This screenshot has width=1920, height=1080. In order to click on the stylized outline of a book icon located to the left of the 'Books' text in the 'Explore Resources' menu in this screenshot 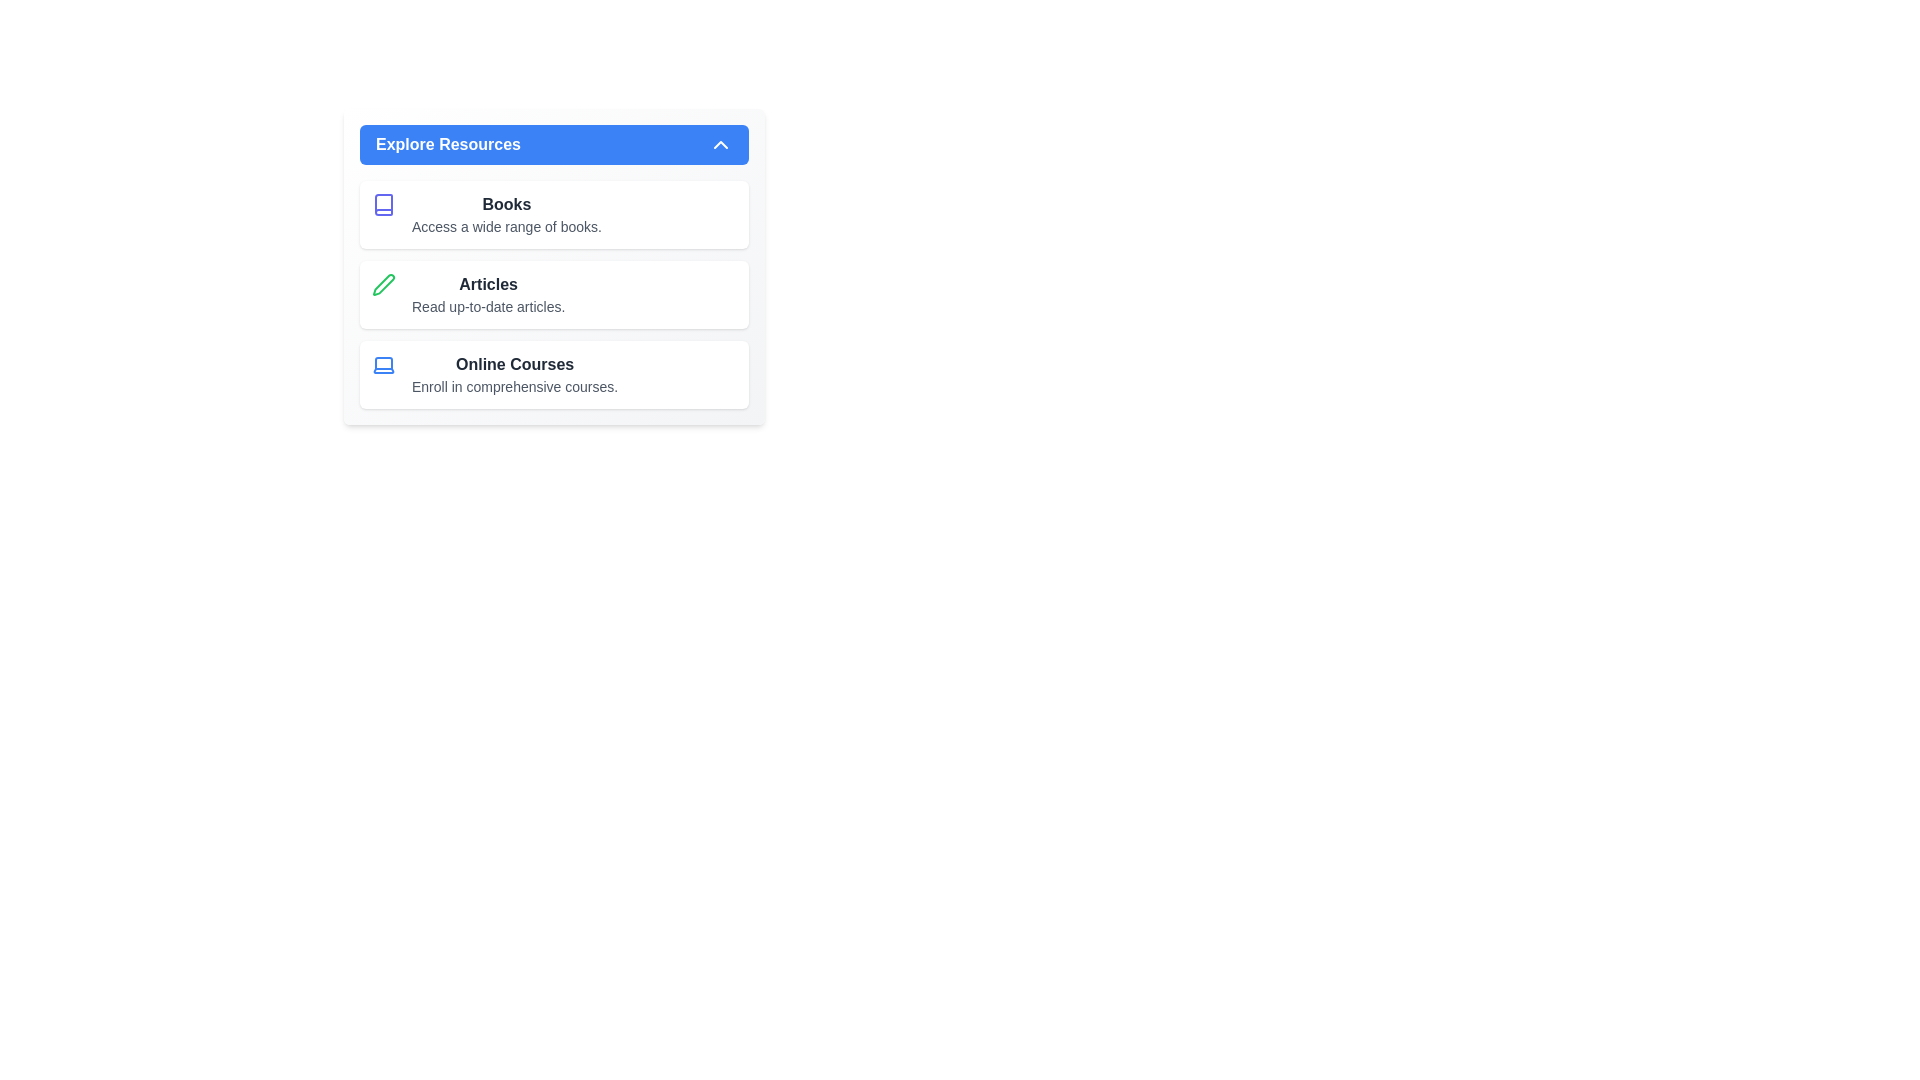, I will do `click(384, 204)`.